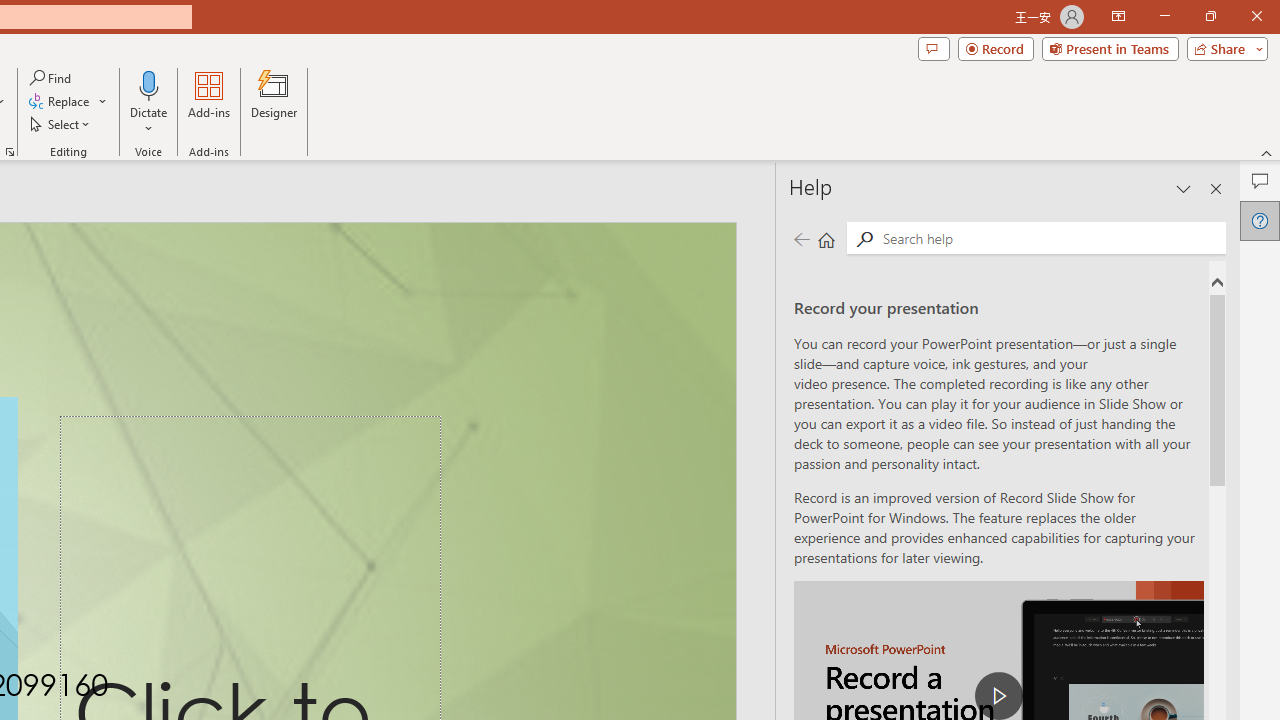 Image resolution: width=1280 pixels, height=720 pixels. I want to click on 'Replace...', so click(60, 101).